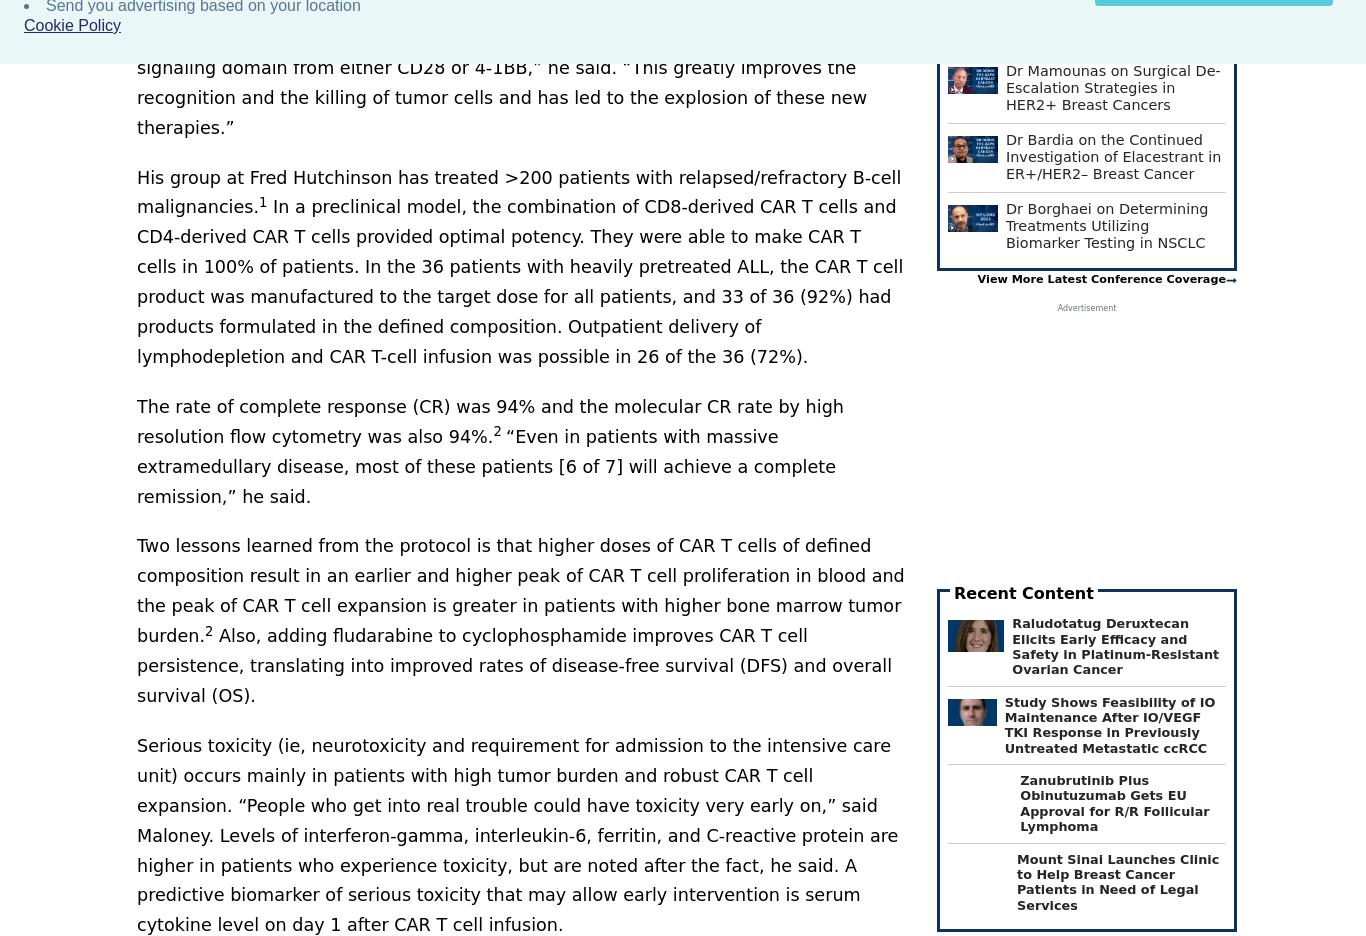  I want to click on 'Raludotatug Deruxtecan Elicits Early Efficacy and Safety in Platinum-Resistant Ovarian Cancer', so click(1114, 645).